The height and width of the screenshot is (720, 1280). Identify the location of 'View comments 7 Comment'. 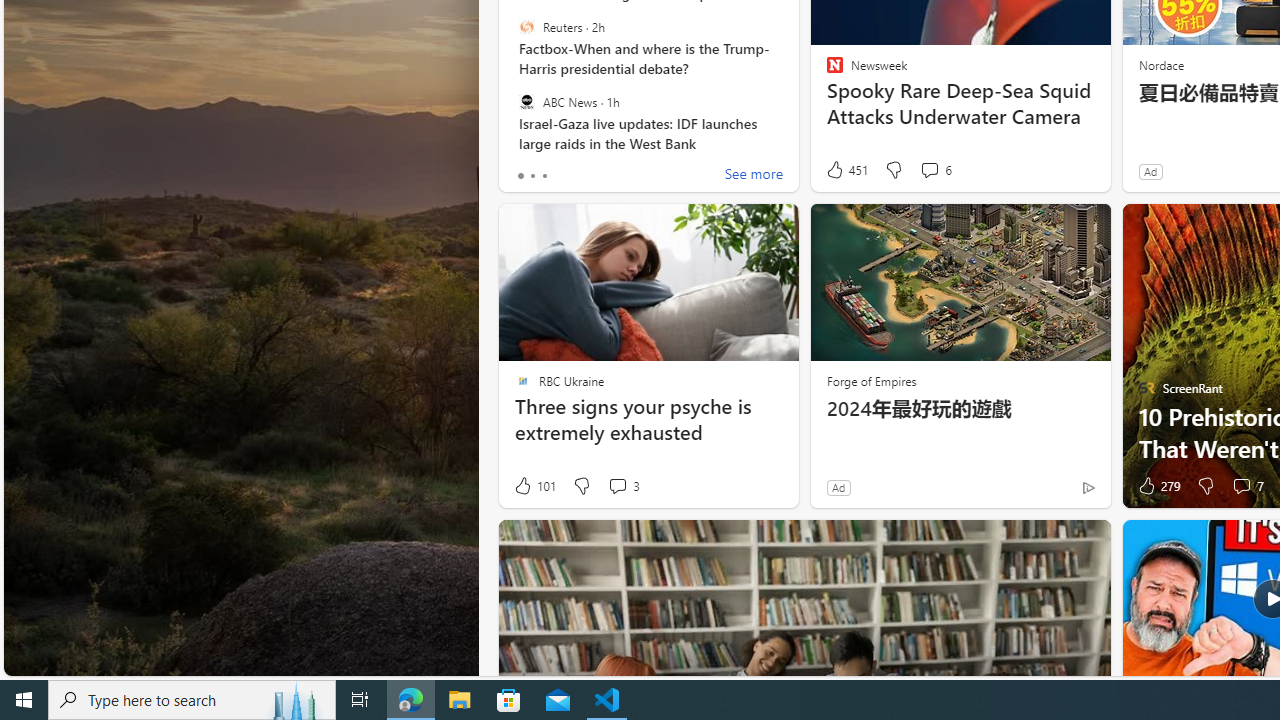
(1240, 486).